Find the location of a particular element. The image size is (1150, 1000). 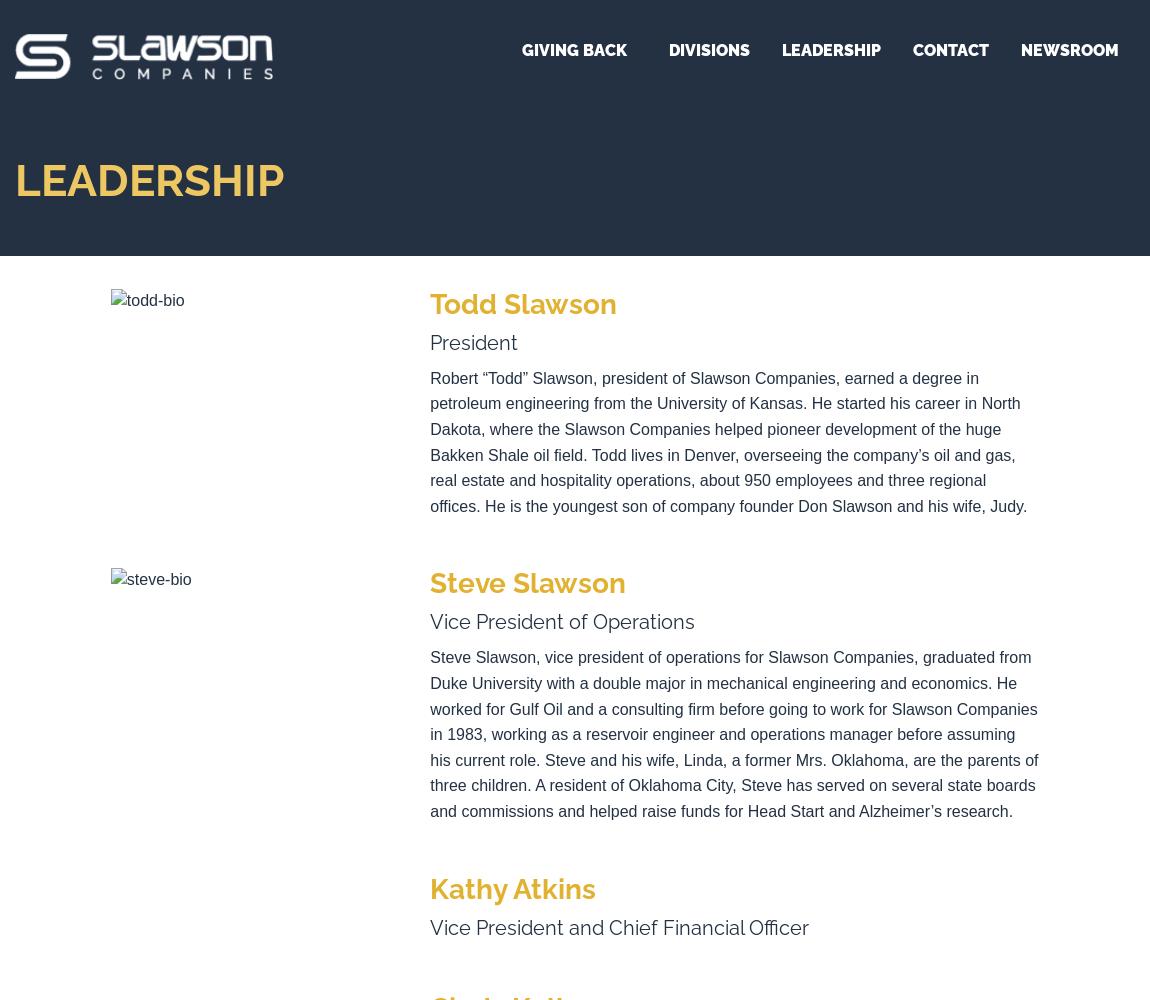

'Steve Slawson, vice president of operations for Slawson Companies, graduated from Duke University with a double major in mechanical engineering and economics. He worked for Gulf Oil and a consulting firm before going to work for Slawson Companies in 1983, working as a reservoir engineer and operations manager before assuming his current role. Steve and his wife, Linda, a former Mrs. Oklahoma, are the parents of three children. A resident of Oklahoma City, Steve has served on several state boards and commissions and helped raise funds for Head Start and Alzheimer’s research.' is located at coordinates (733, 733).